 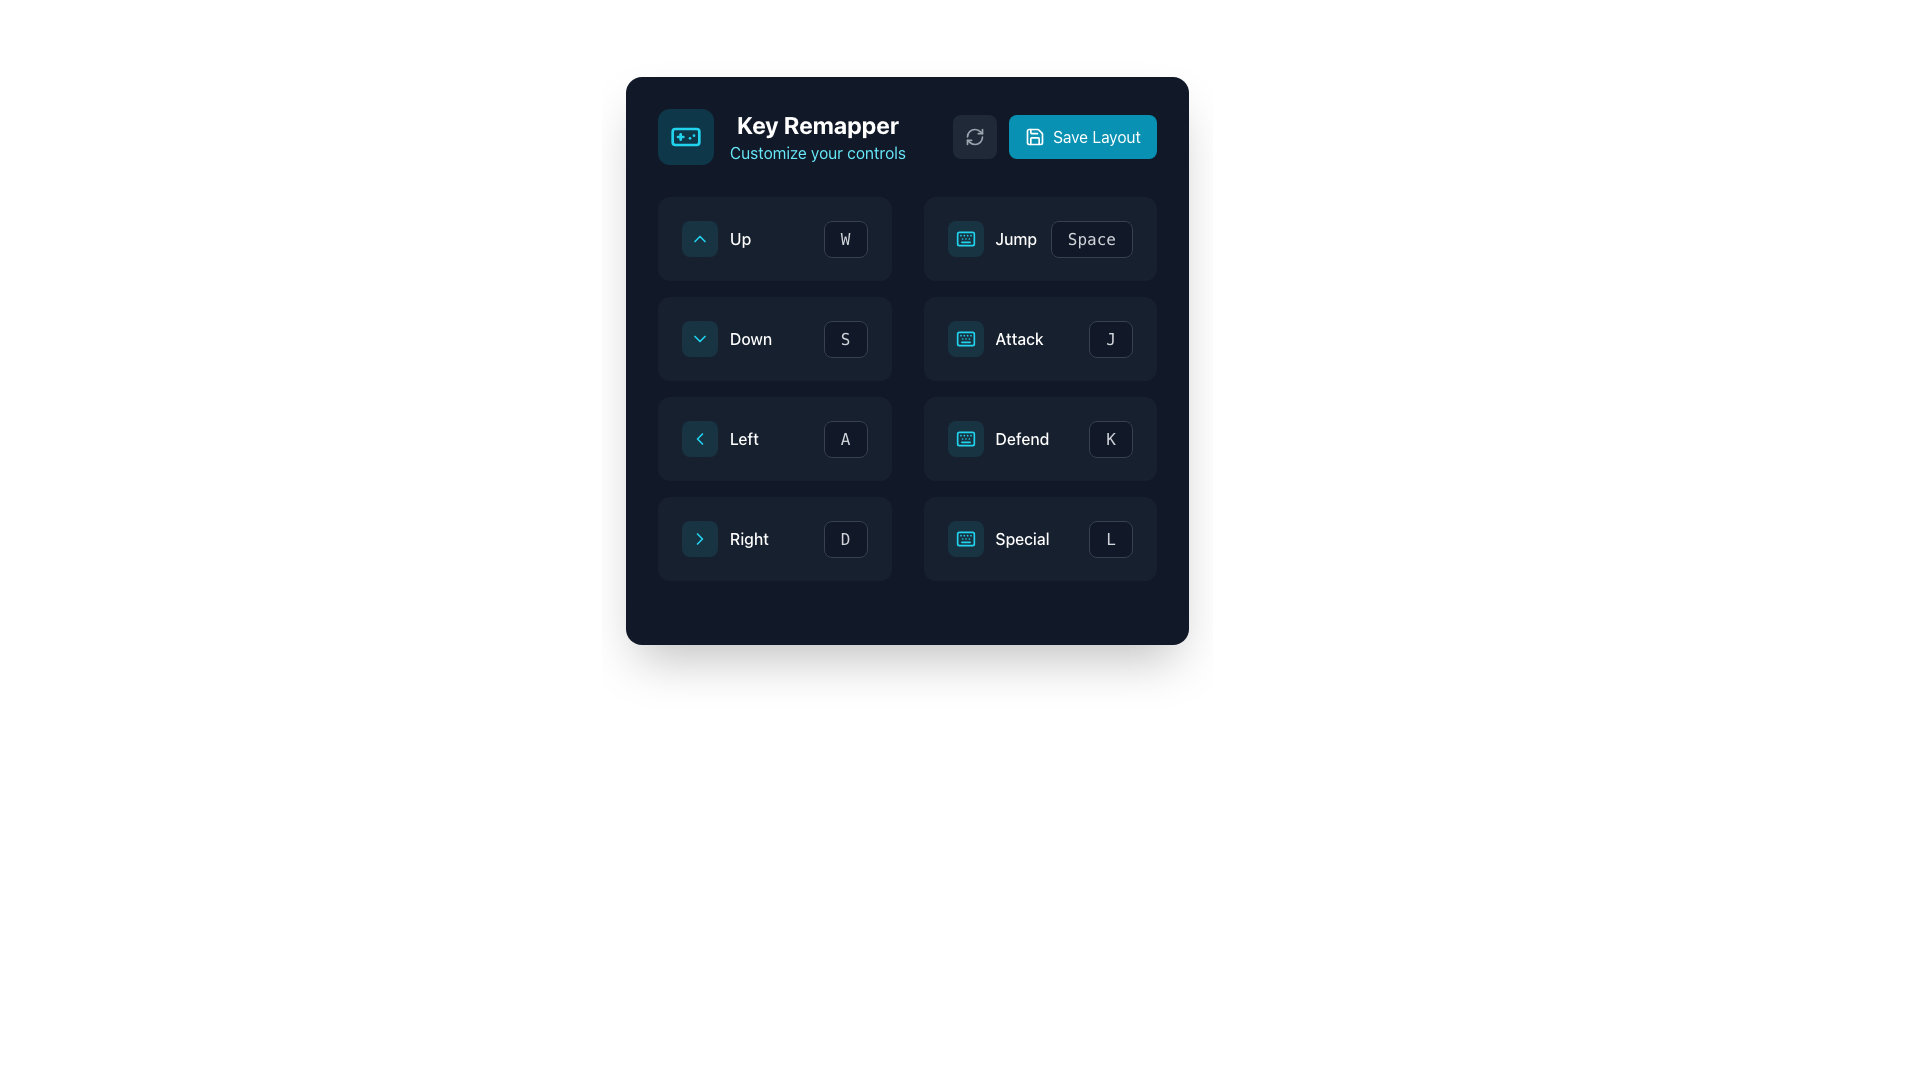 I want to click on the triangular-shaped arrow icon with a cyan outline that points upwards, located in the top-left quadrant of the interface, part of the 'Up' grouping in a 2x4 grid layout, so click(x=700, y=238).